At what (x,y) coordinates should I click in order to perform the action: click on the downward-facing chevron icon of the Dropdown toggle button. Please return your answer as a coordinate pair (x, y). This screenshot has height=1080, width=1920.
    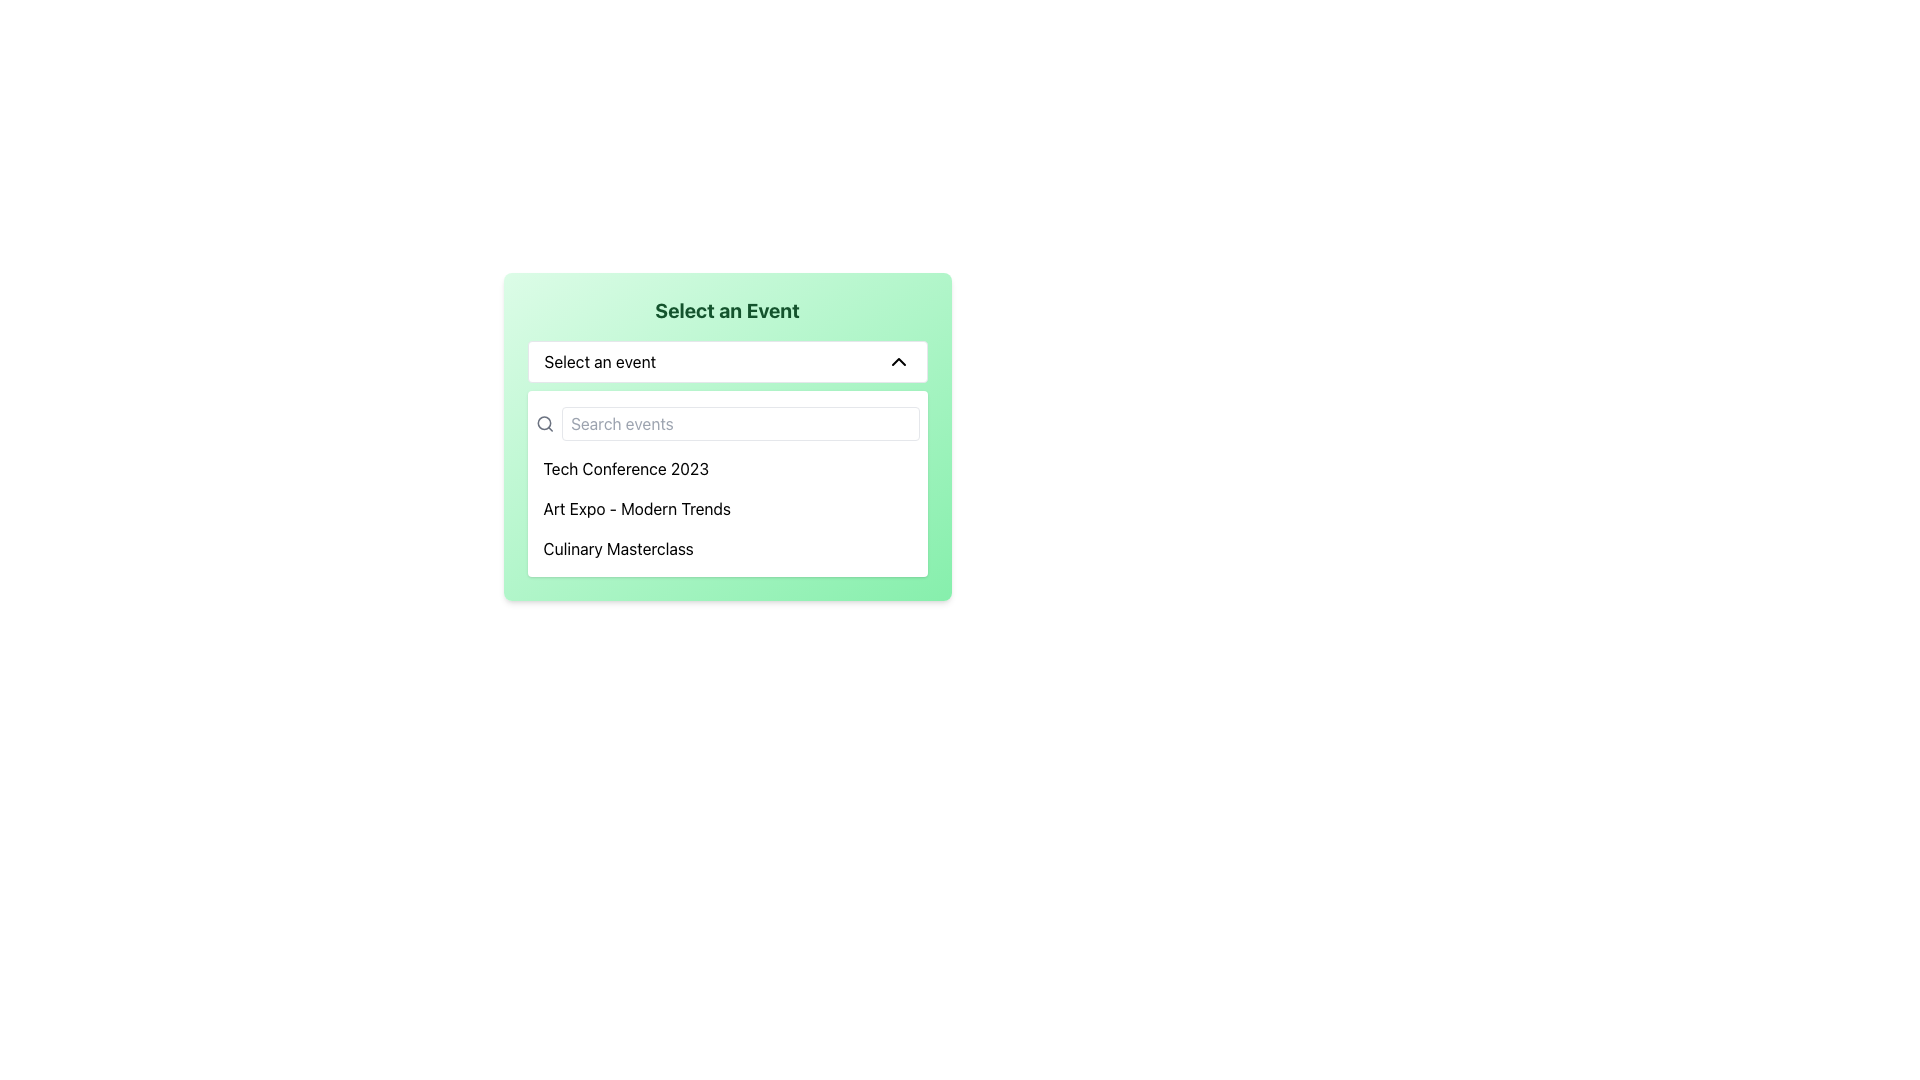
    Looking at the image, I should click on (897, 362).